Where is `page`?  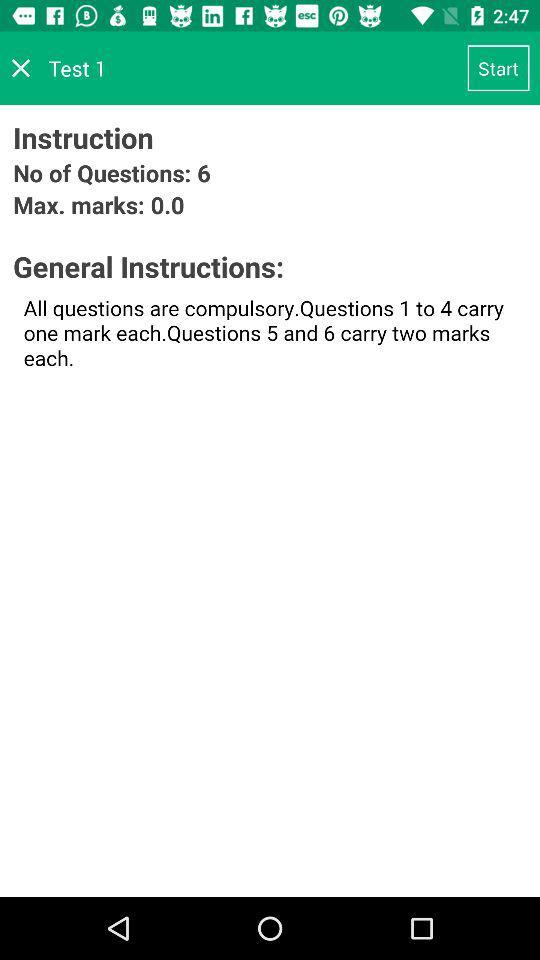
page is located at coordinates (20, 68).